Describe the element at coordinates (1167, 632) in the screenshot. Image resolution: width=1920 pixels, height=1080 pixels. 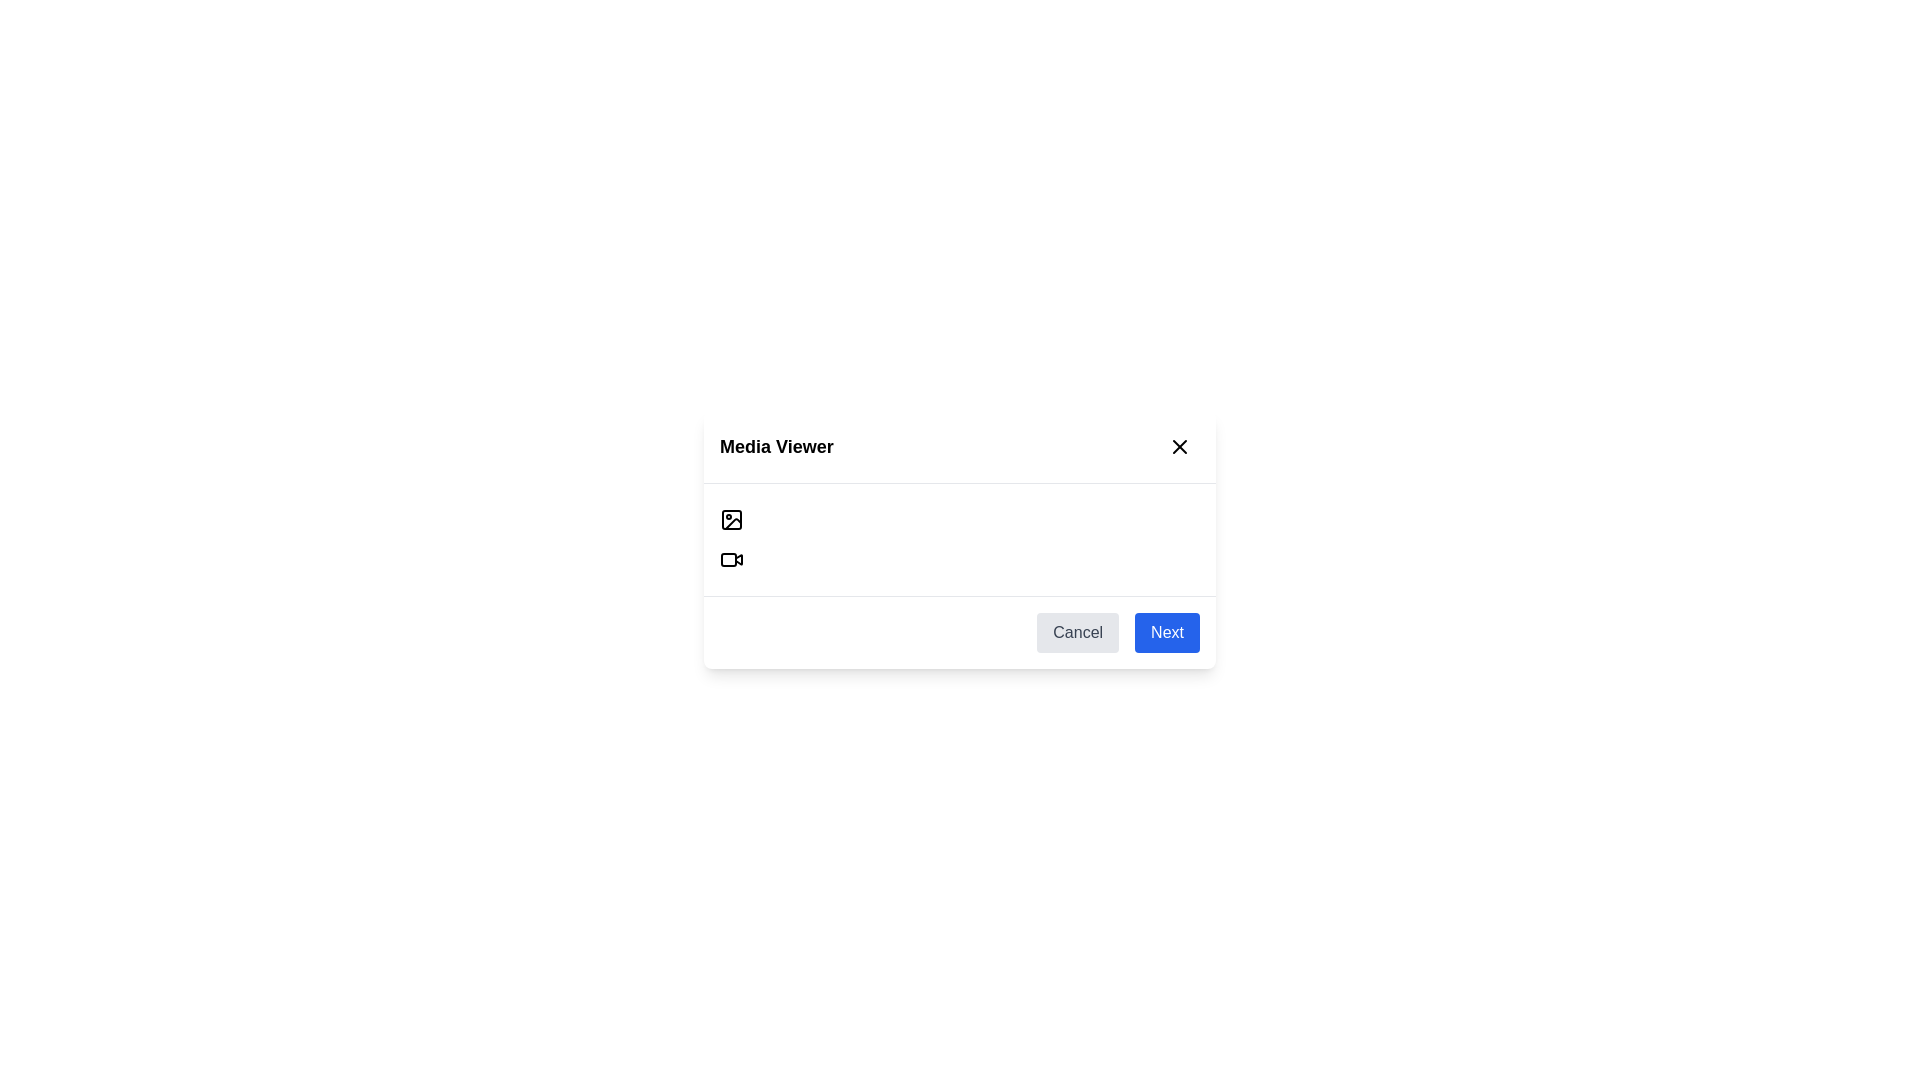
I see `the proceed button located on the bottom-right side of the dialog box, which is the second button from the left, positioned to the right of the 'Cancel' button, to initiate the next action in the workflow` at that location.